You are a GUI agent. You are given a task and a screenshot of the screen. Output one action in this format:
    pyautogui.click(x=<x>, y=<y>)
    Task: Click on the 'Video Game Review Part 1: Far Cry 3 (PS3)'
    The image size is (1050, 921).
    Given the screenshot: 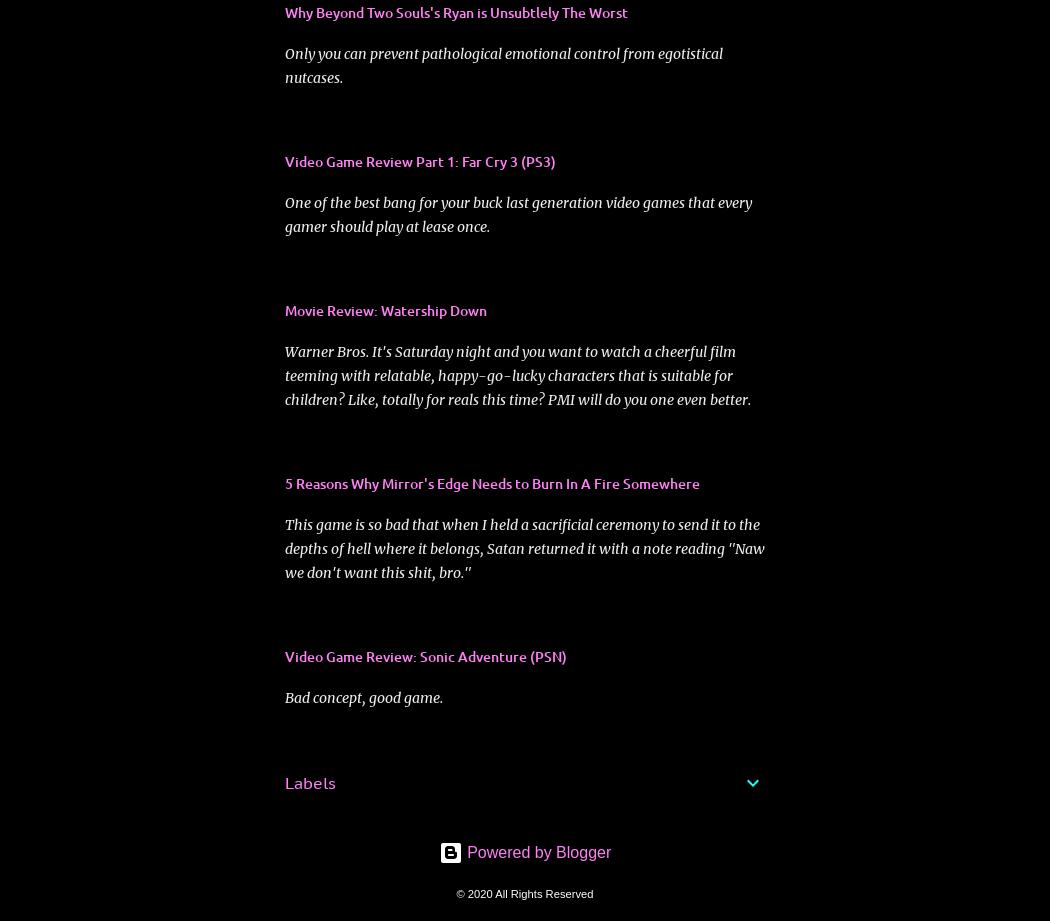 What is the action you would take?
    pyautogui.click(x=419, y=159)
    